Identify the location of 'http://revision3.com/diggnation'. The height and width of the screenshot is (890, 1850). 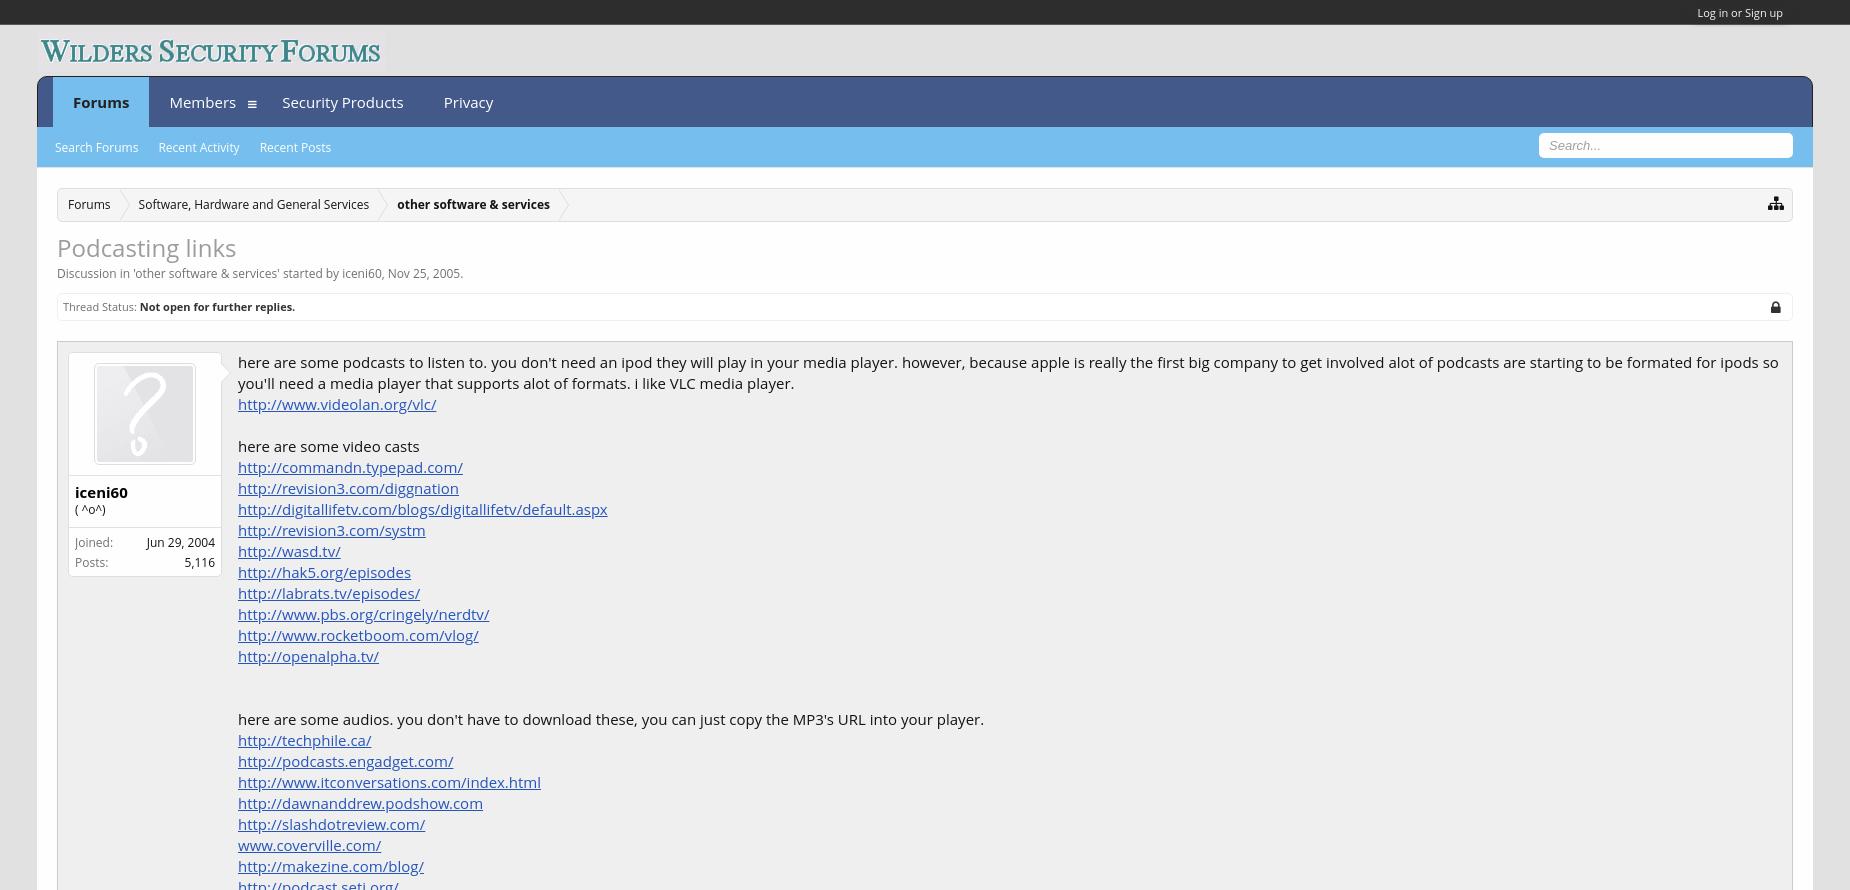
(347, 487).